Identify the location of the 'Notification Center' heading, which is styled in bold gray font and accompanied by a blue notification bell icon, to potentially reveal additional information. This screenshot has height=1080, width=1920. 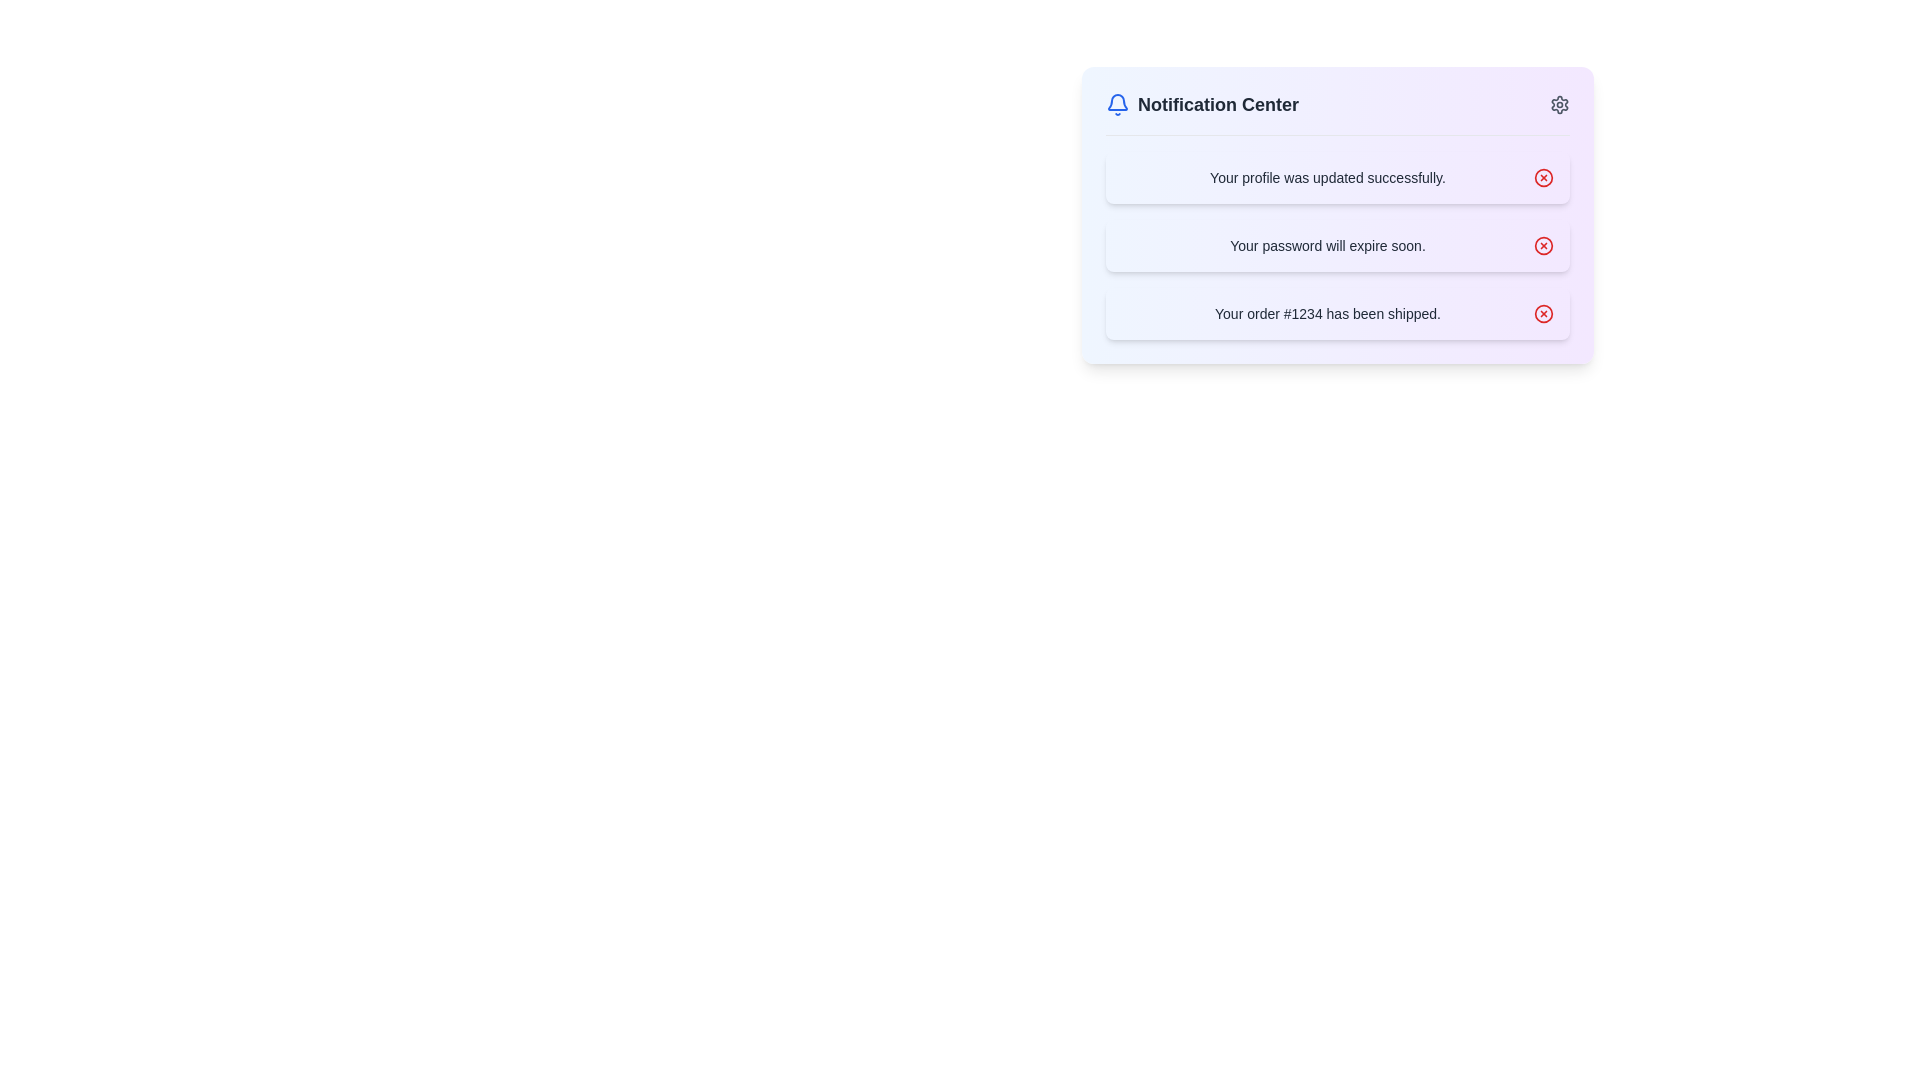
(1201, 104).